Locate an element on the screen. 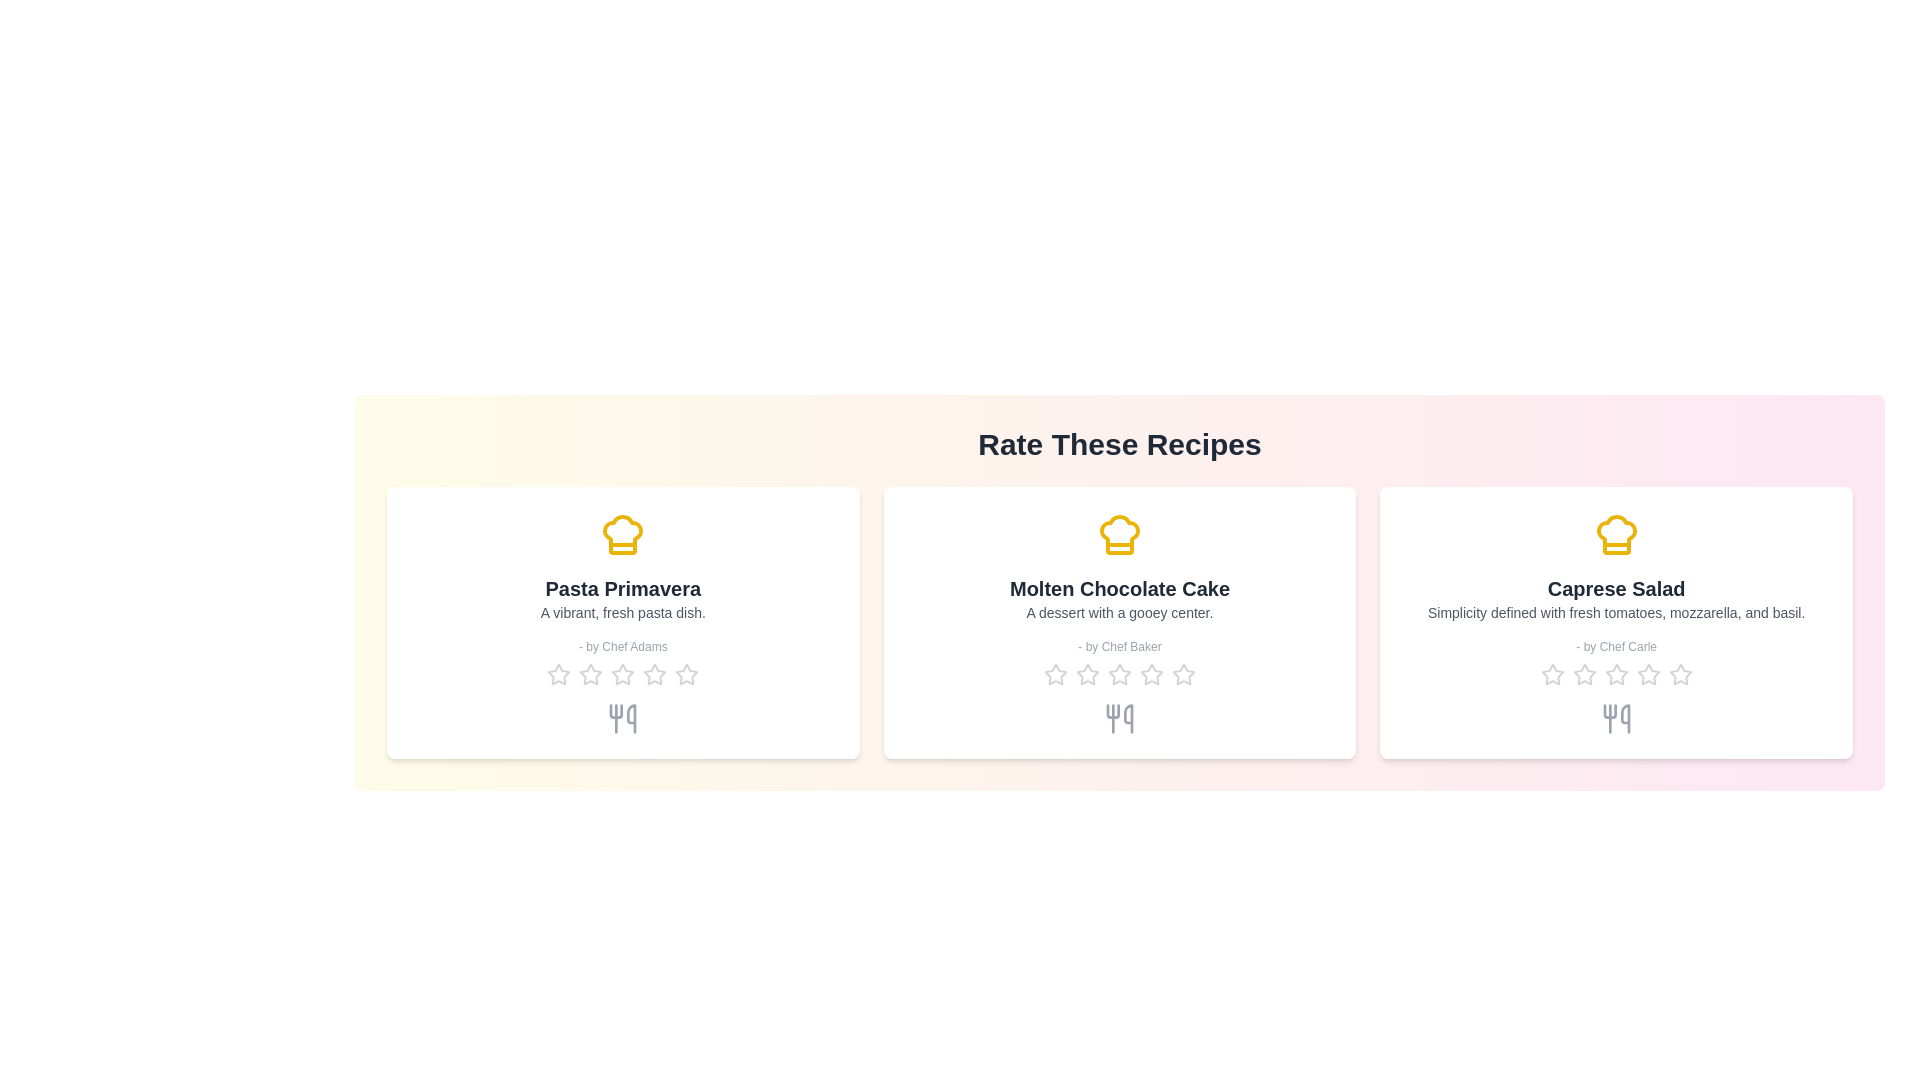  the utensils icon below the 'Pasta Primavera' recipe is located at coordinates (622, 717).